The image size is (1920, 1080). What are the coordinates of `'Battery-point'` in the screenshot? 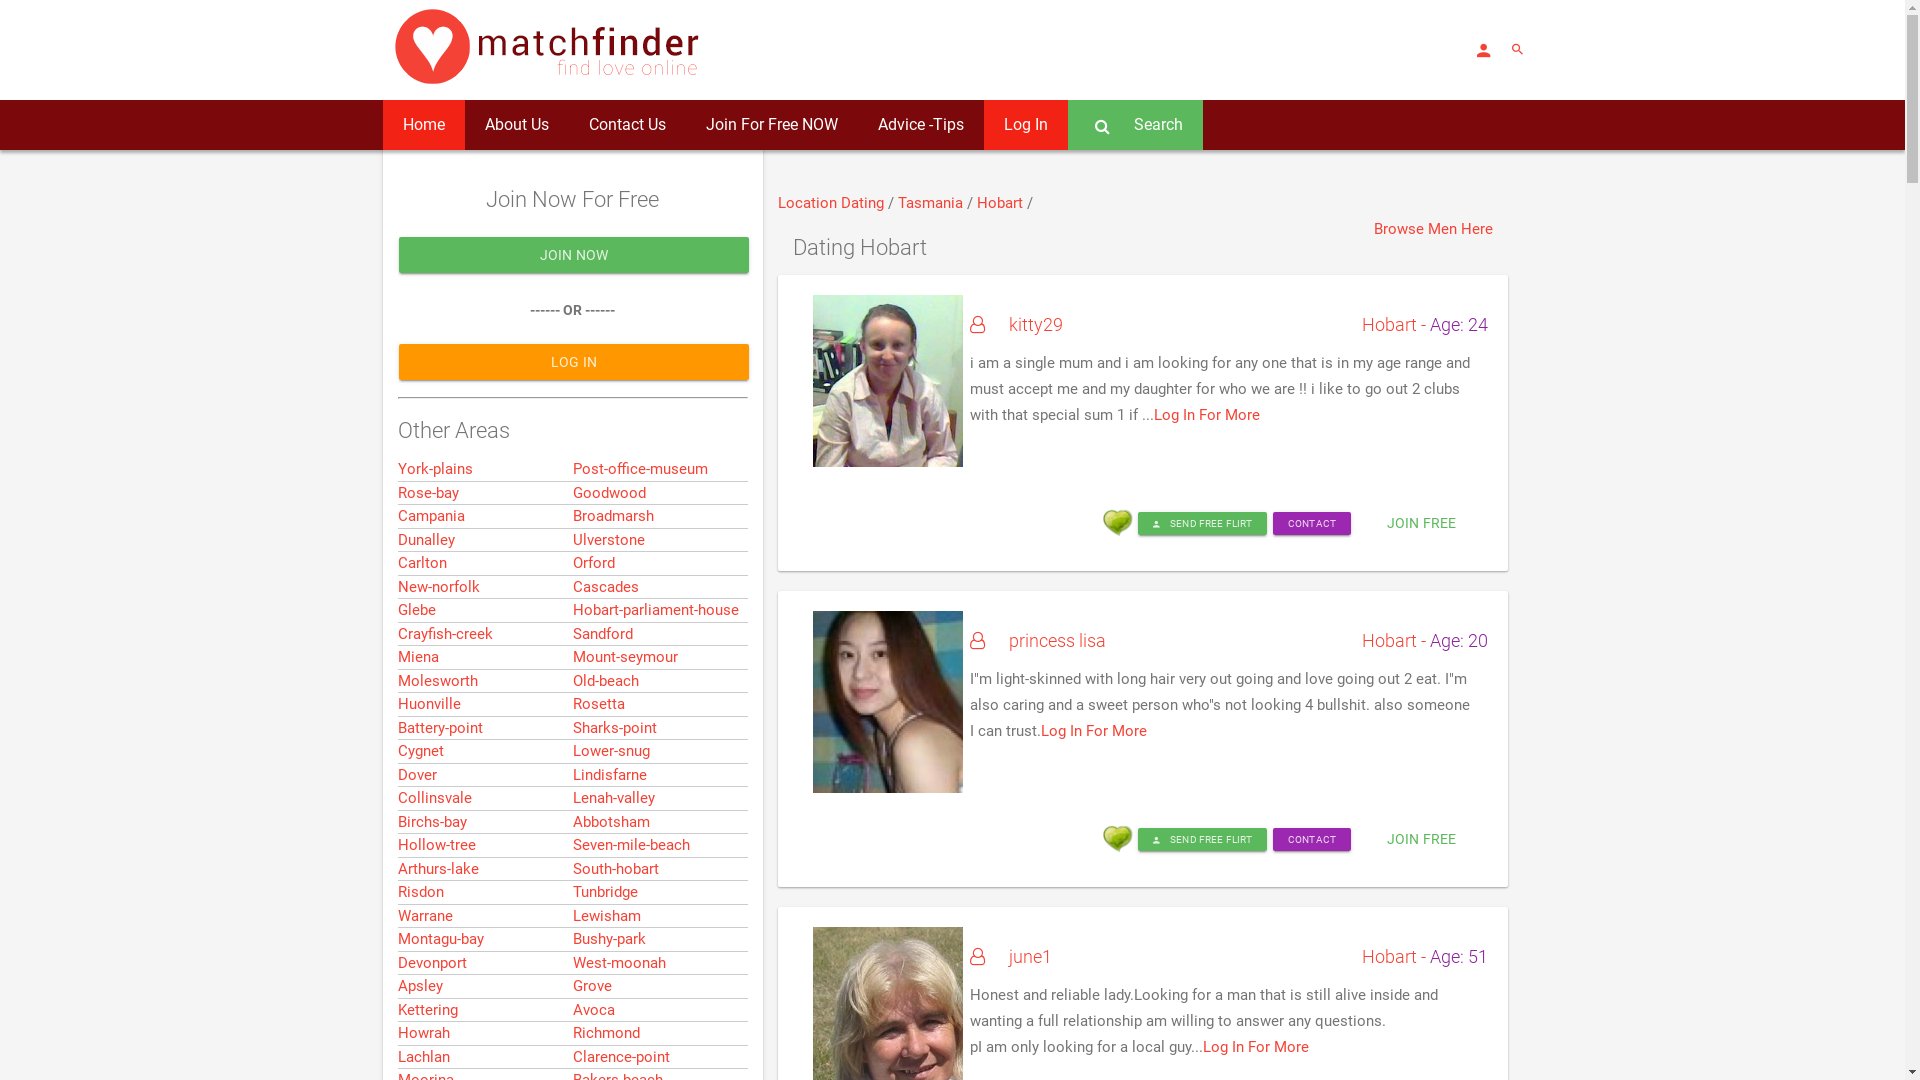 It's located at (439, 728).